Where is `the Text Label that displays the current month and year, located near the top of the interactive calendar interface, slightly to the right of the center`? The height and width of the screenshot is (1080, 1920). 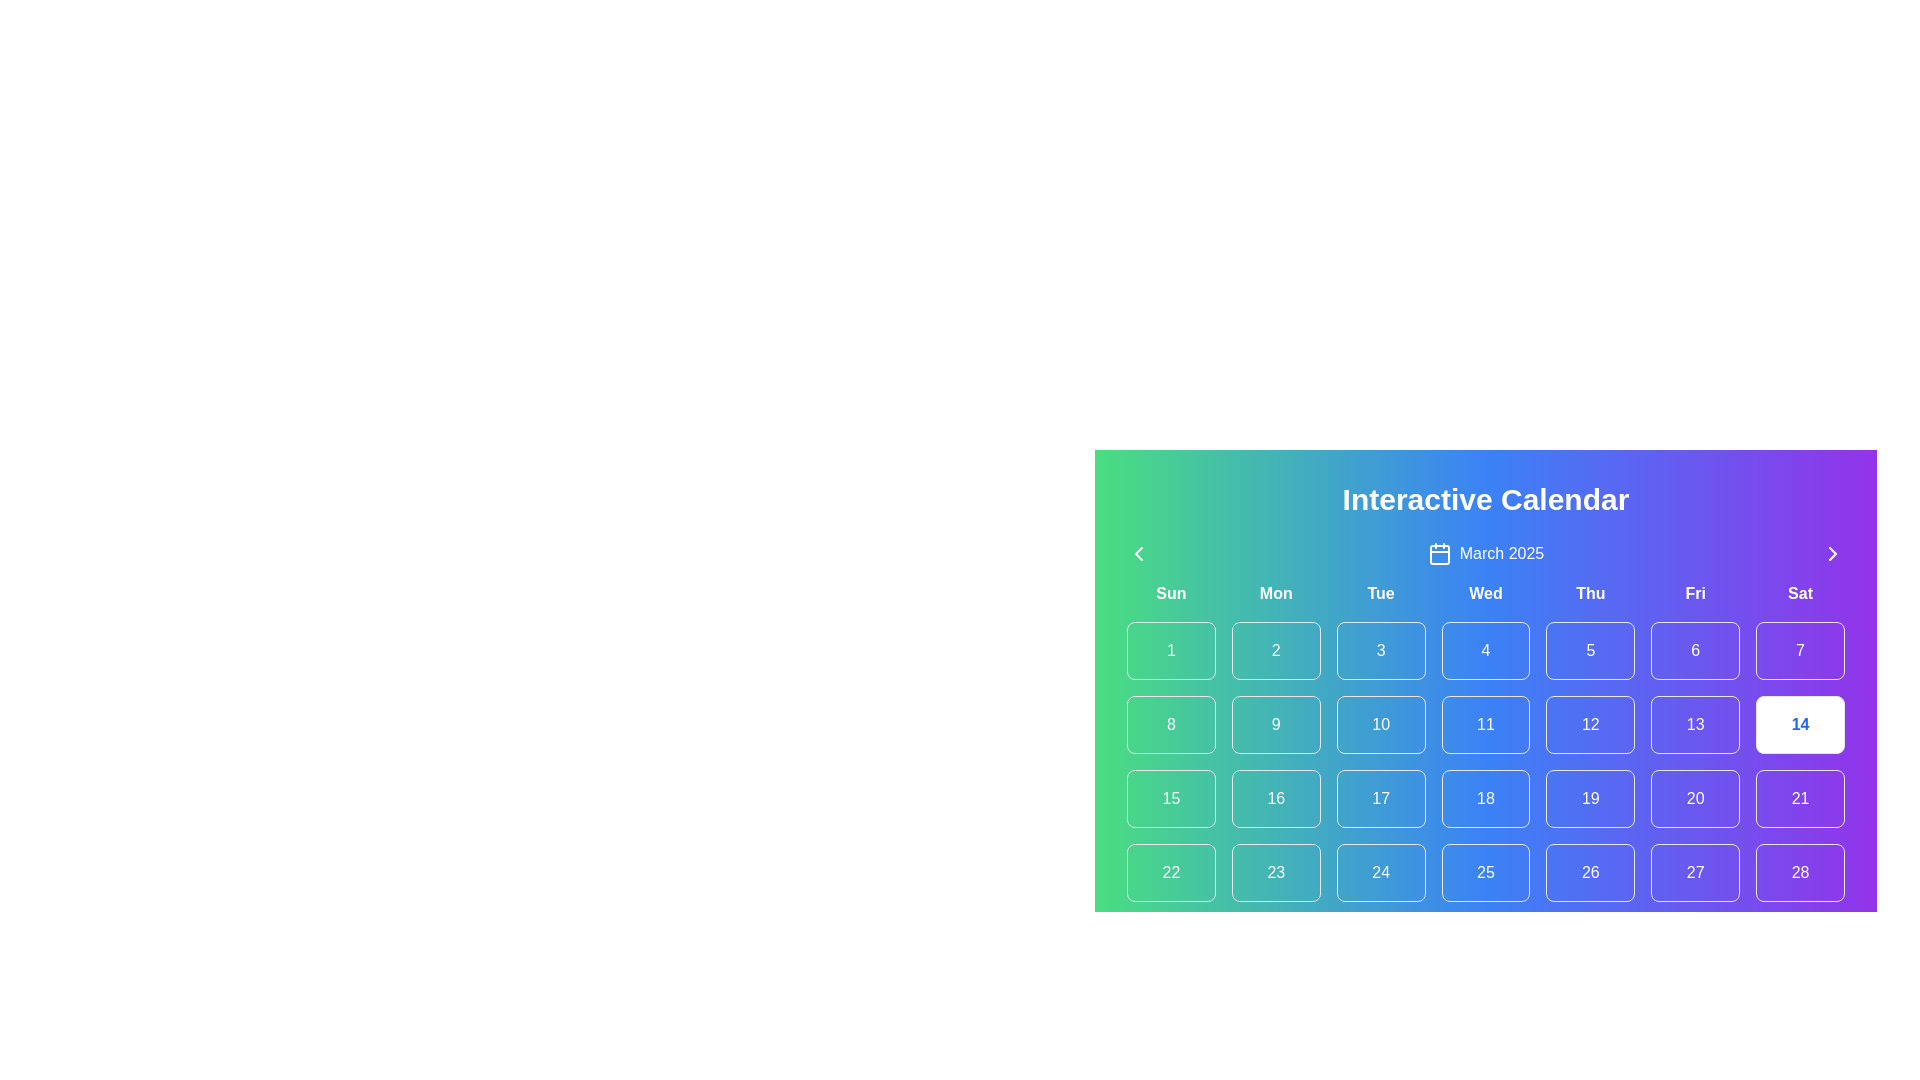
the Text Label that displays the current month and year, located near the top of the interactive calendar interface, slightly to the right of the center is located at coordinates (1502, 554).